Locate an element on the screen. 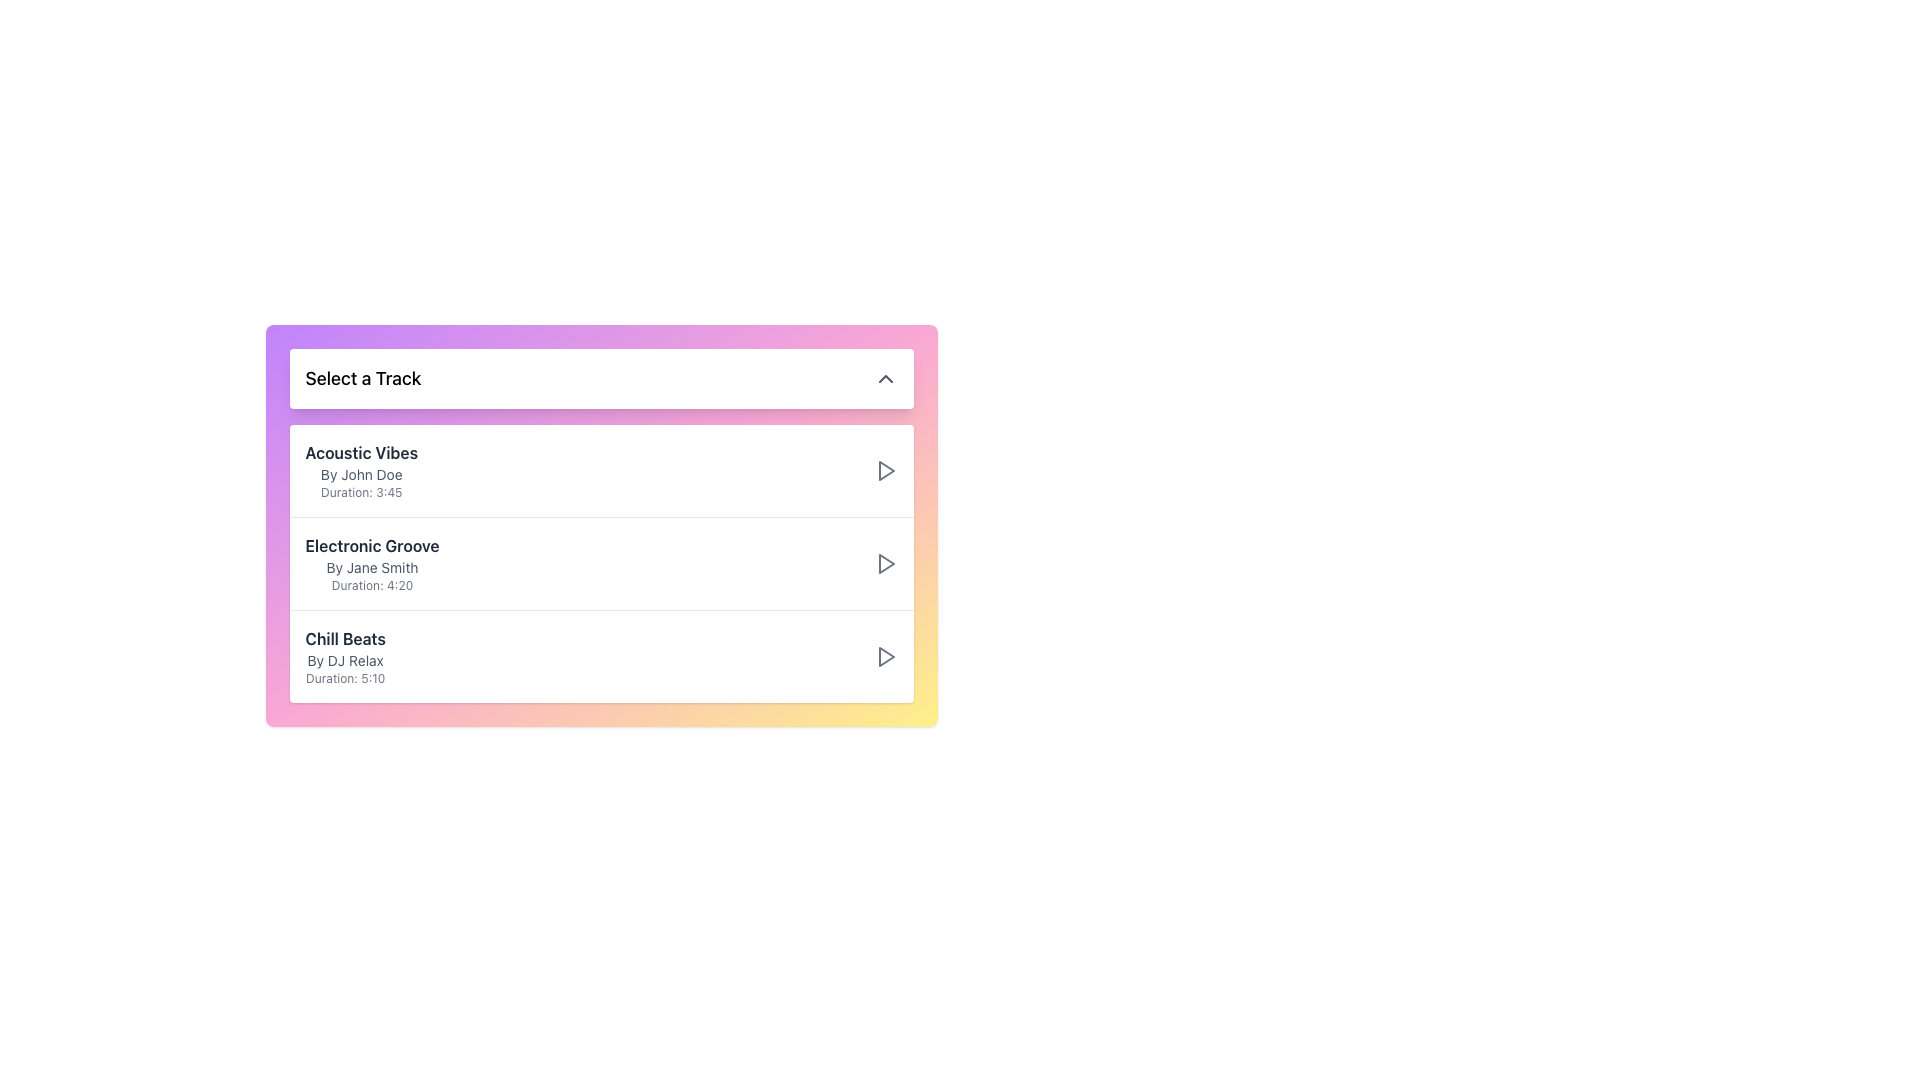 This screenshot has width=1920, height=1080. the small gray play button icon, which is a triangular SVG element, located to the far right of the list entry titled 'Electronic Groove' to play the associated track is located at coordinates (884, 563).